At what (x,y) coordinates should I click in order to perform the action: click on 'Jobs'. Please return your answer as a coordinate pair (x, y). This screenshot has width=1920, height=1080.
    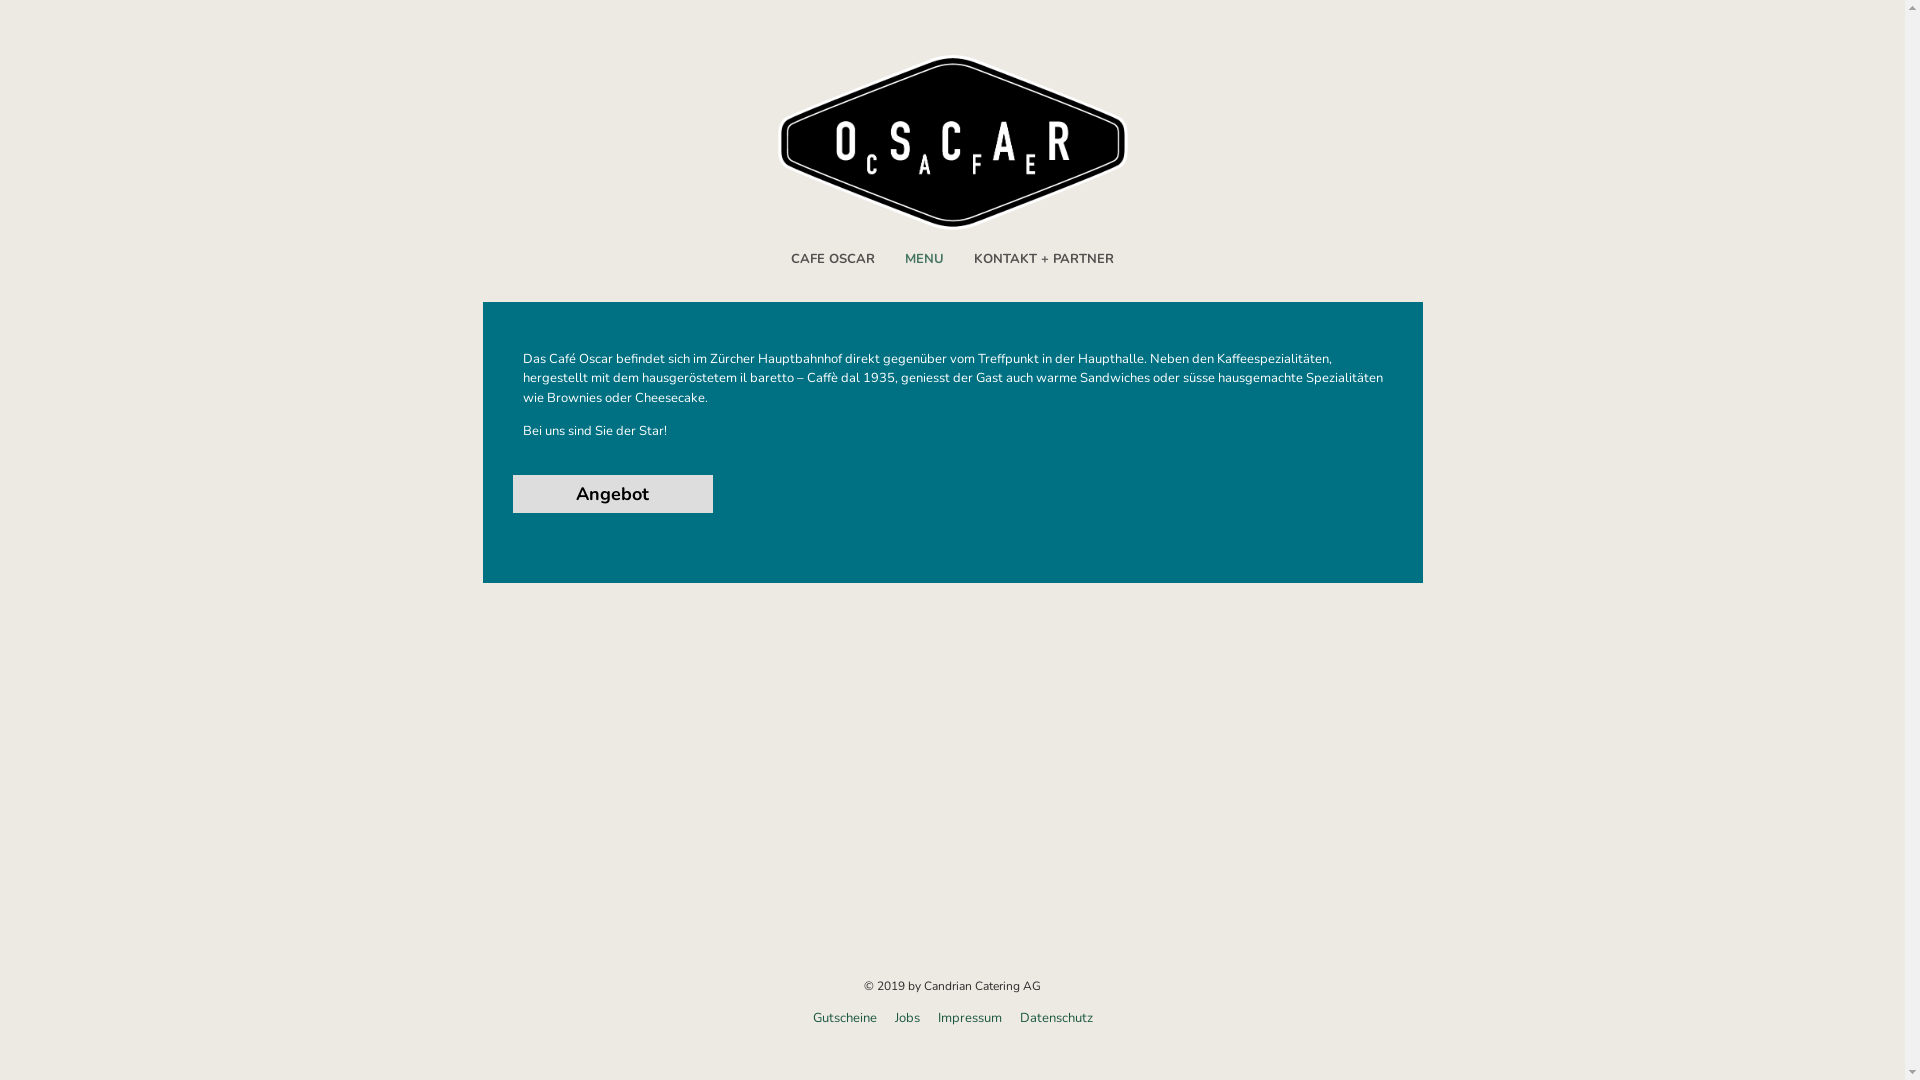
    Looking at the image, I should click on (899, 1018).